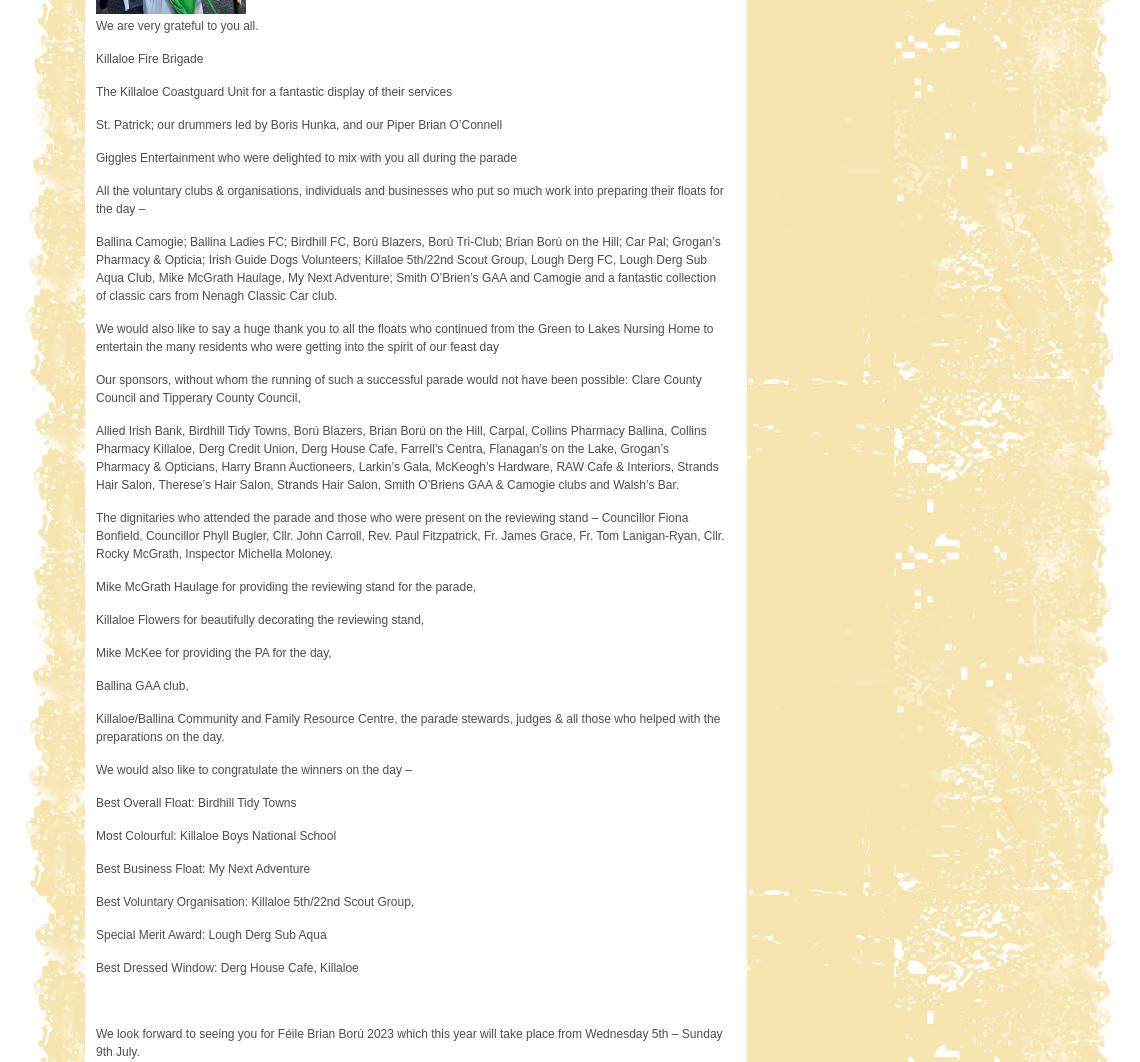 The width and height of the screenshot is (1140, 1062). I want to click on 'Ballina GAA club,', so click(141, 686).